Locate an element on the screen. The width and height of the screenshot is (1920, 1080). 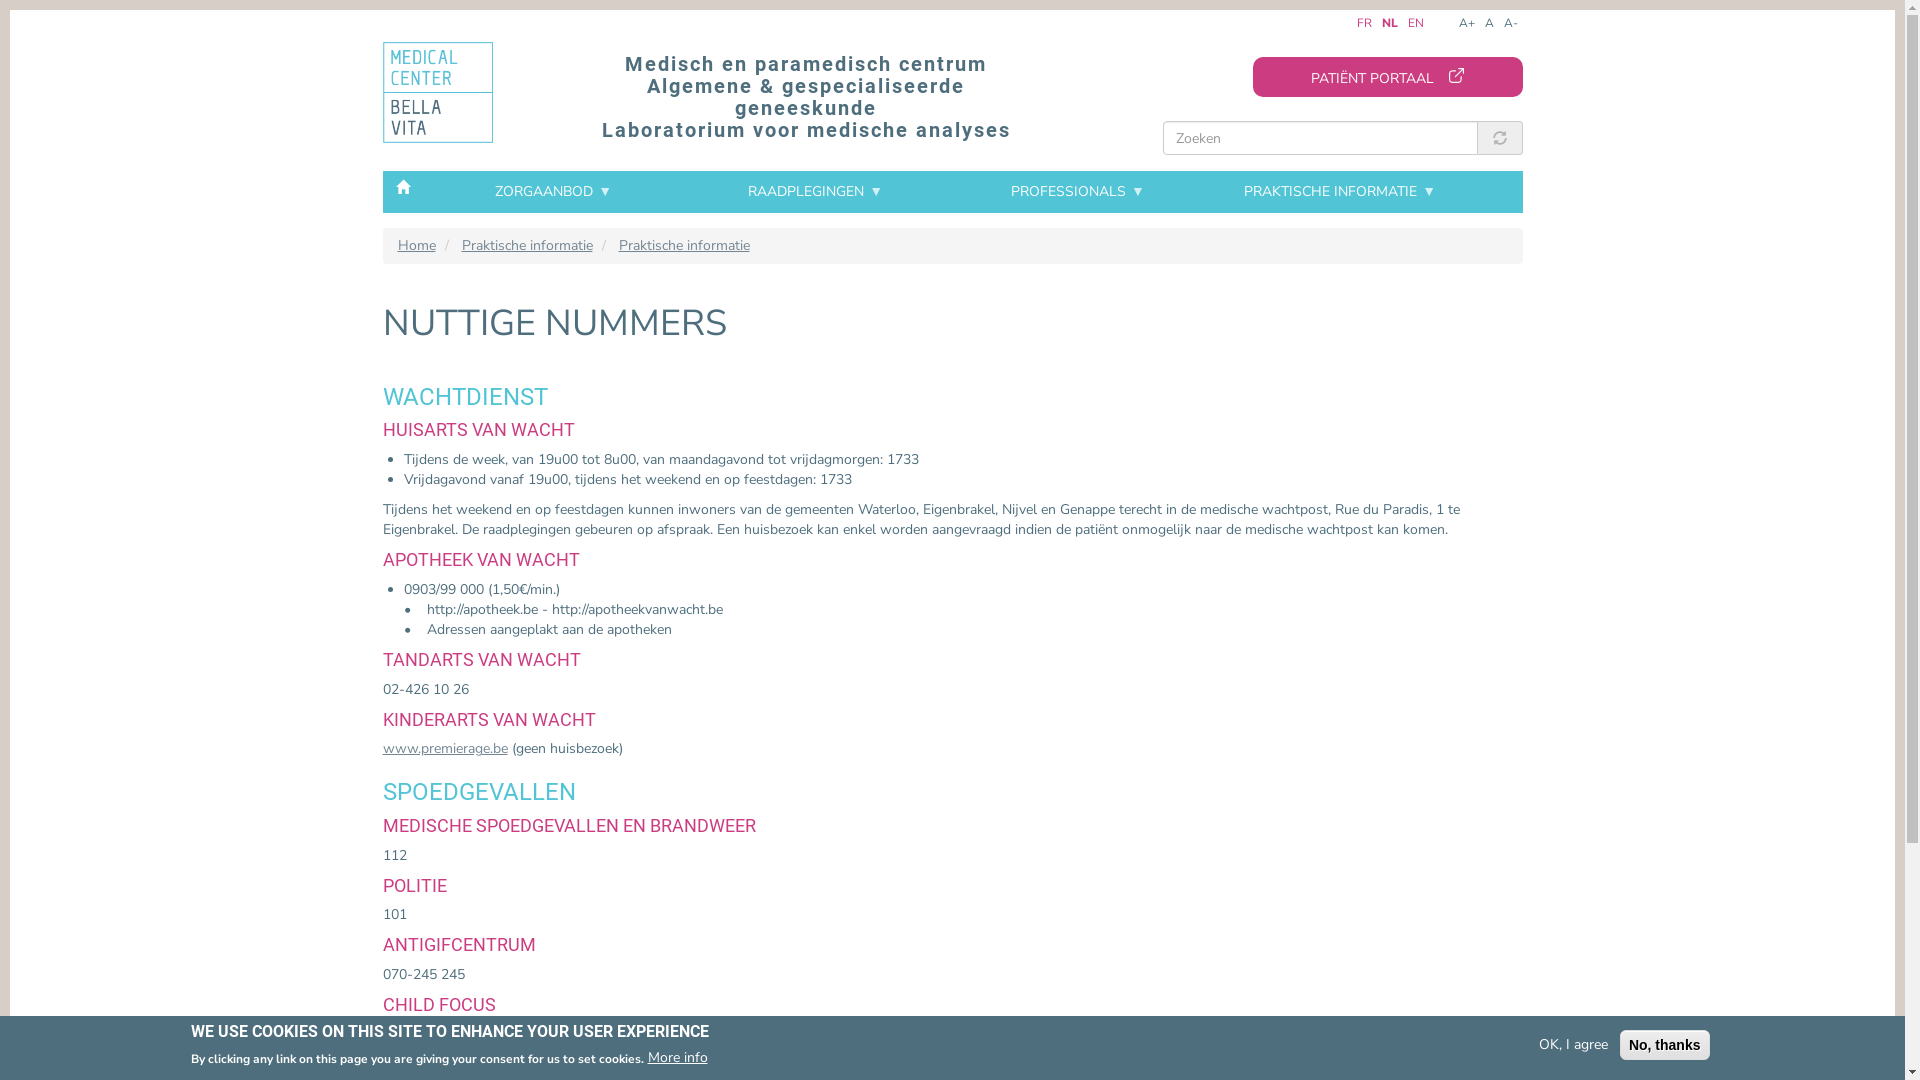
'WERKEN IN HET BELLA VITA MEDICAL CENTER' is located at coordinates (510, 327).